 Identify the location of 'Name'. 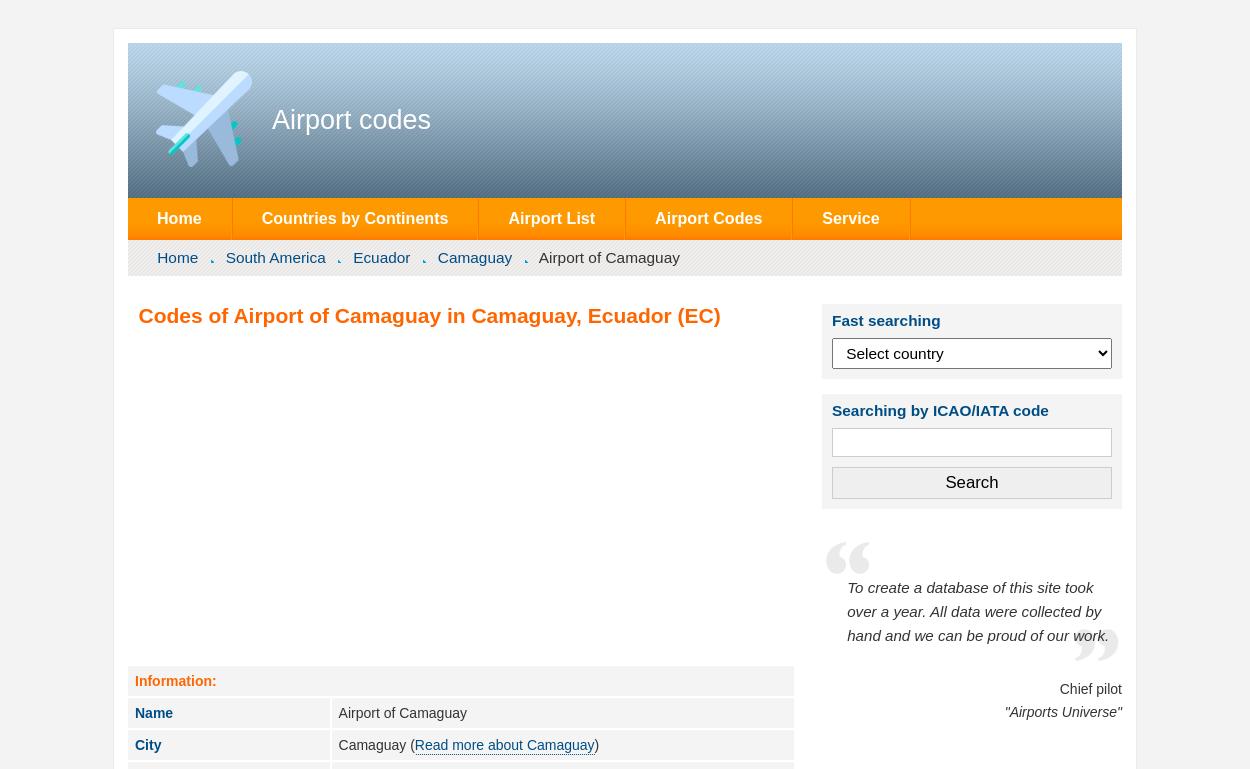
(154, 712).